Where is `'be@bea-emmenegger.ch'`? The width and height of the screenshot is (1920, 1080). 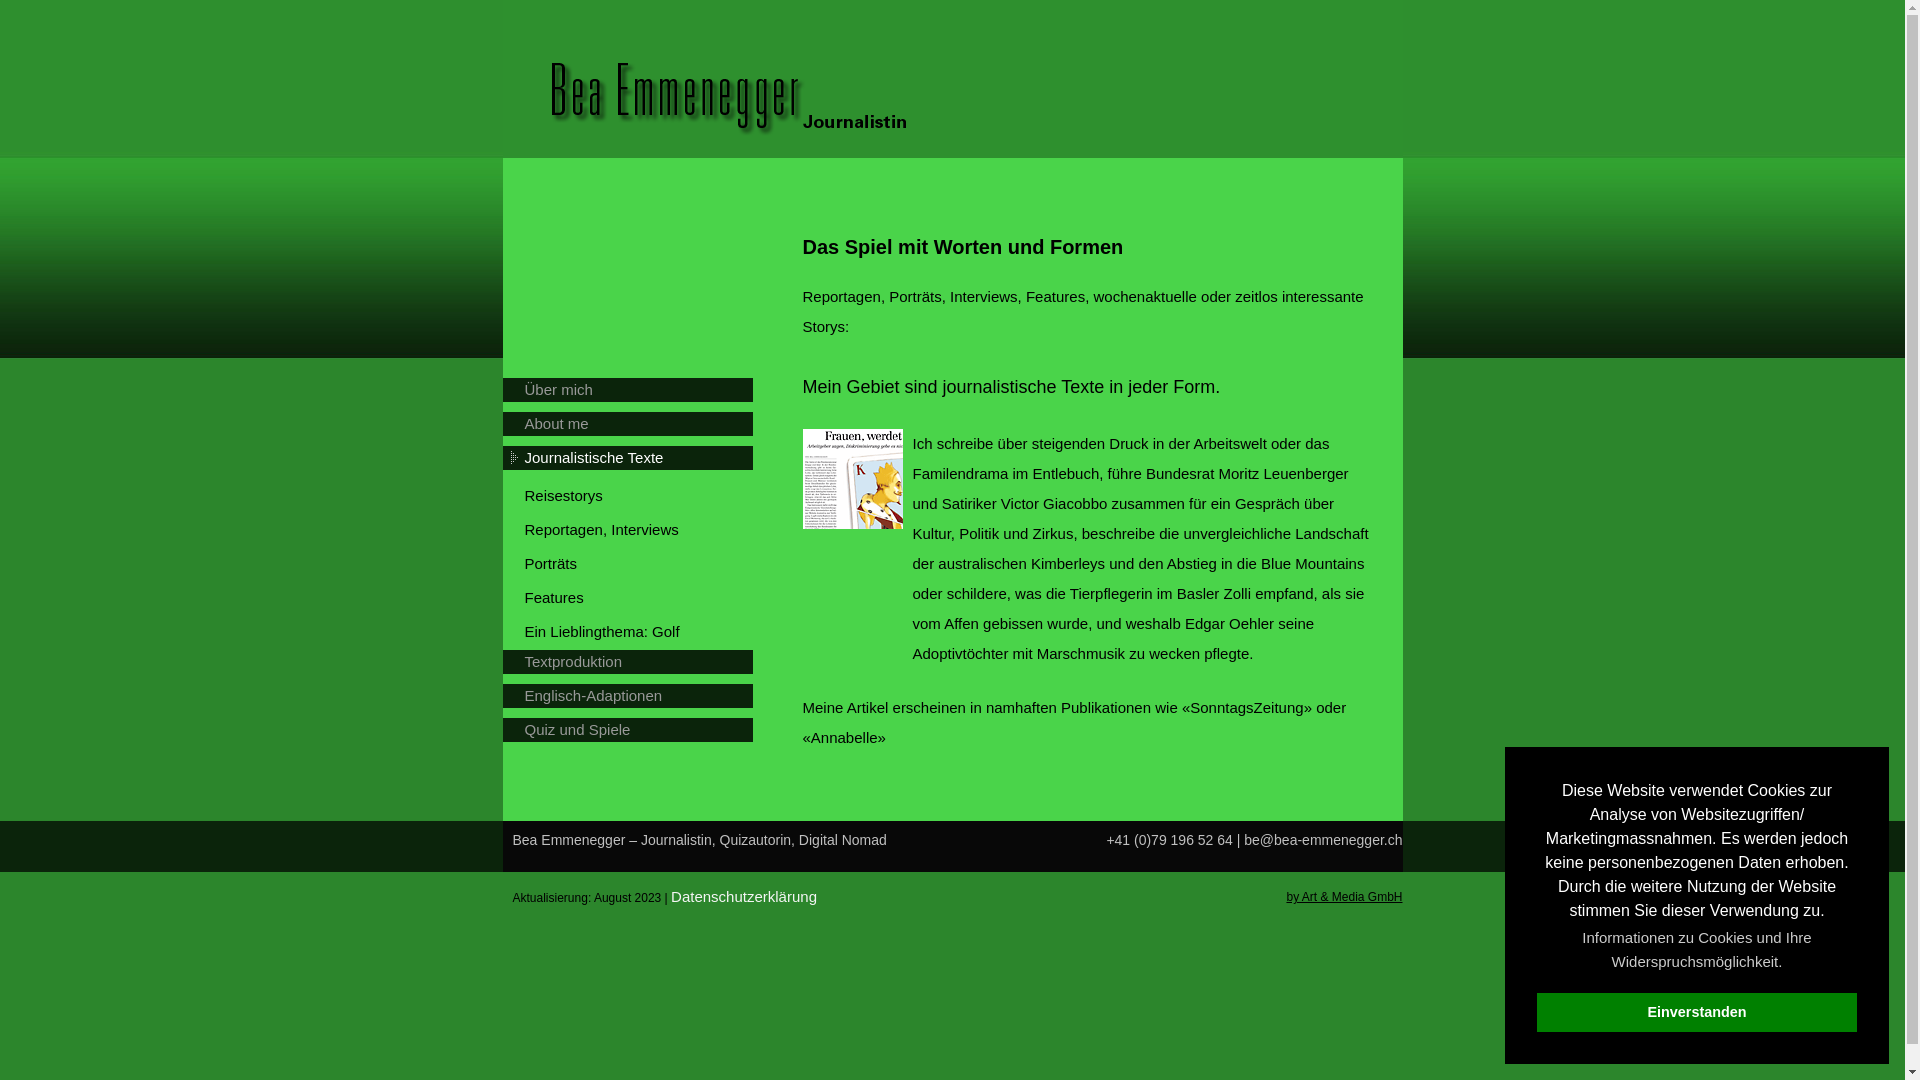 'be@bea-emmenegger.ch' is located at coordinates (1242, 840).